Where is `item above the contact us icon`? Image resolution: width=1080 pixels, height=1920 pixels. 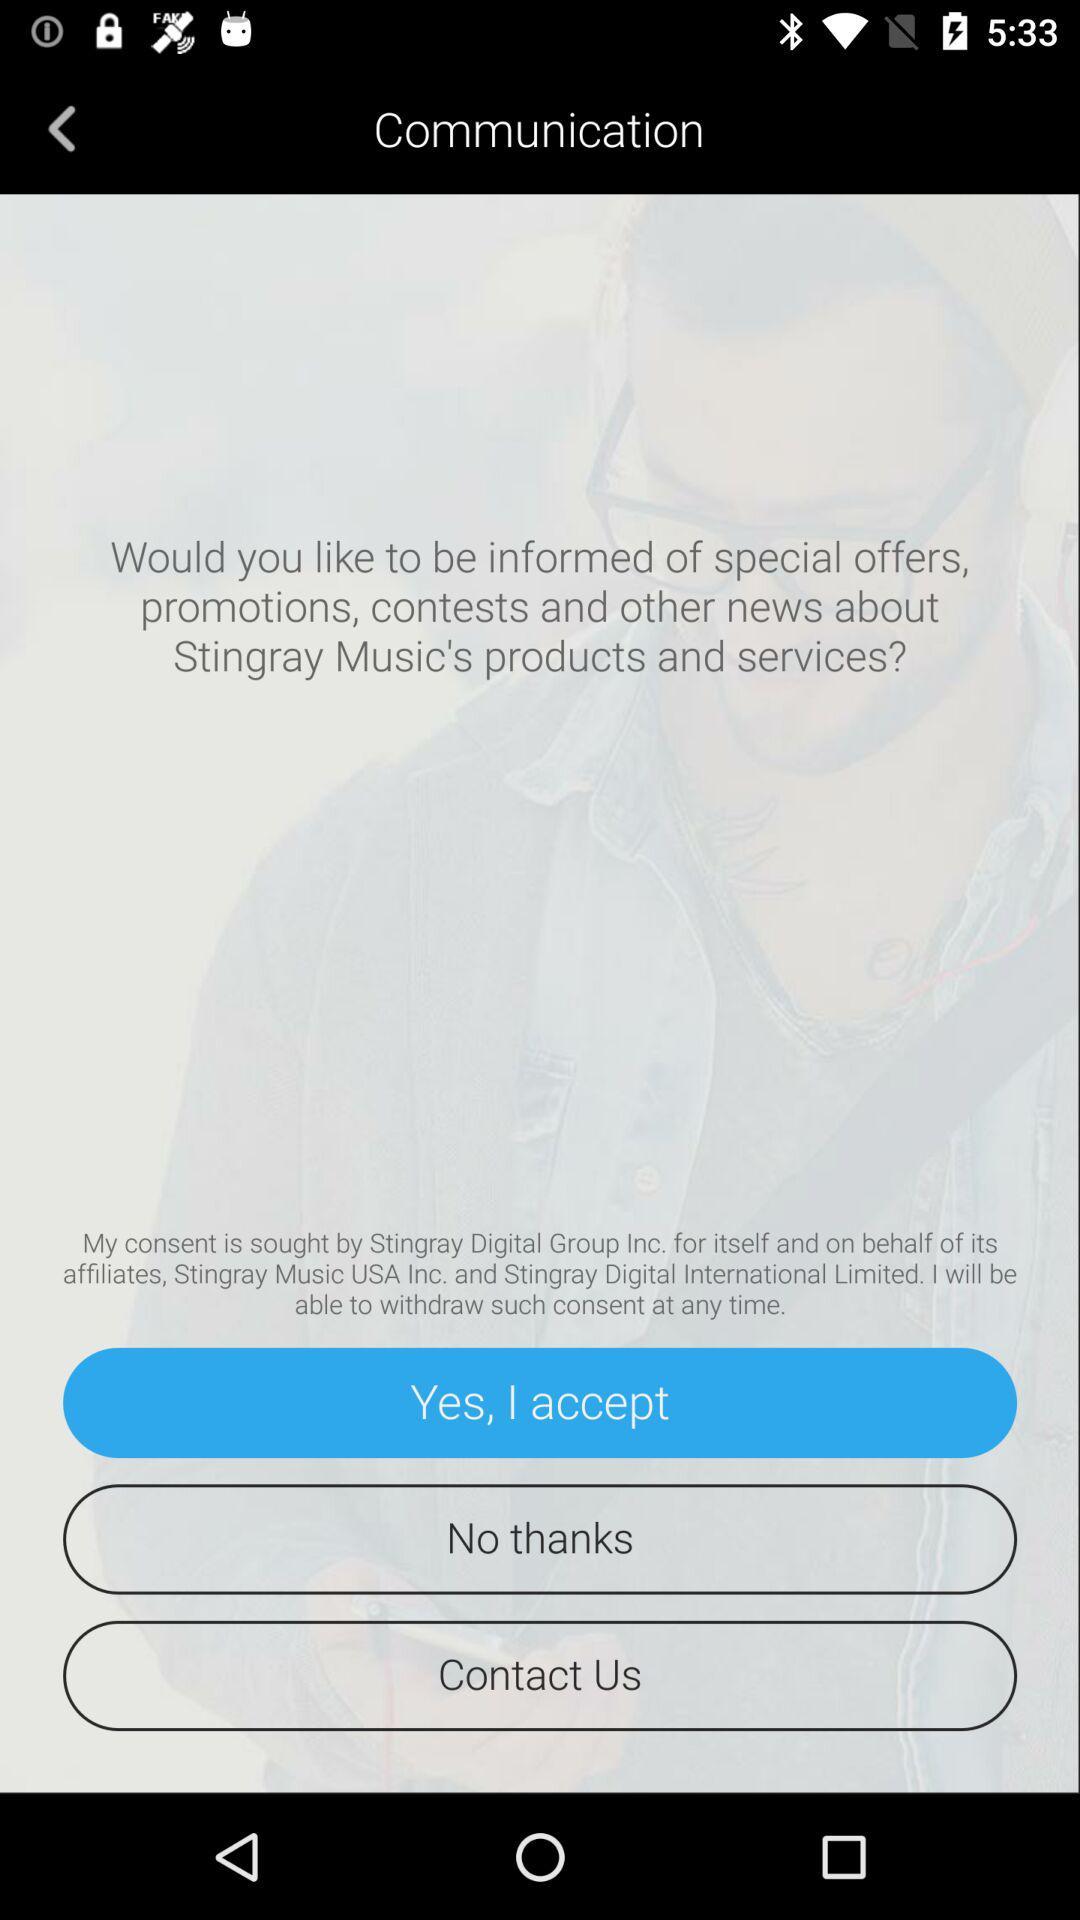 item above the contact us icon is located at coordinates (540, 1538).